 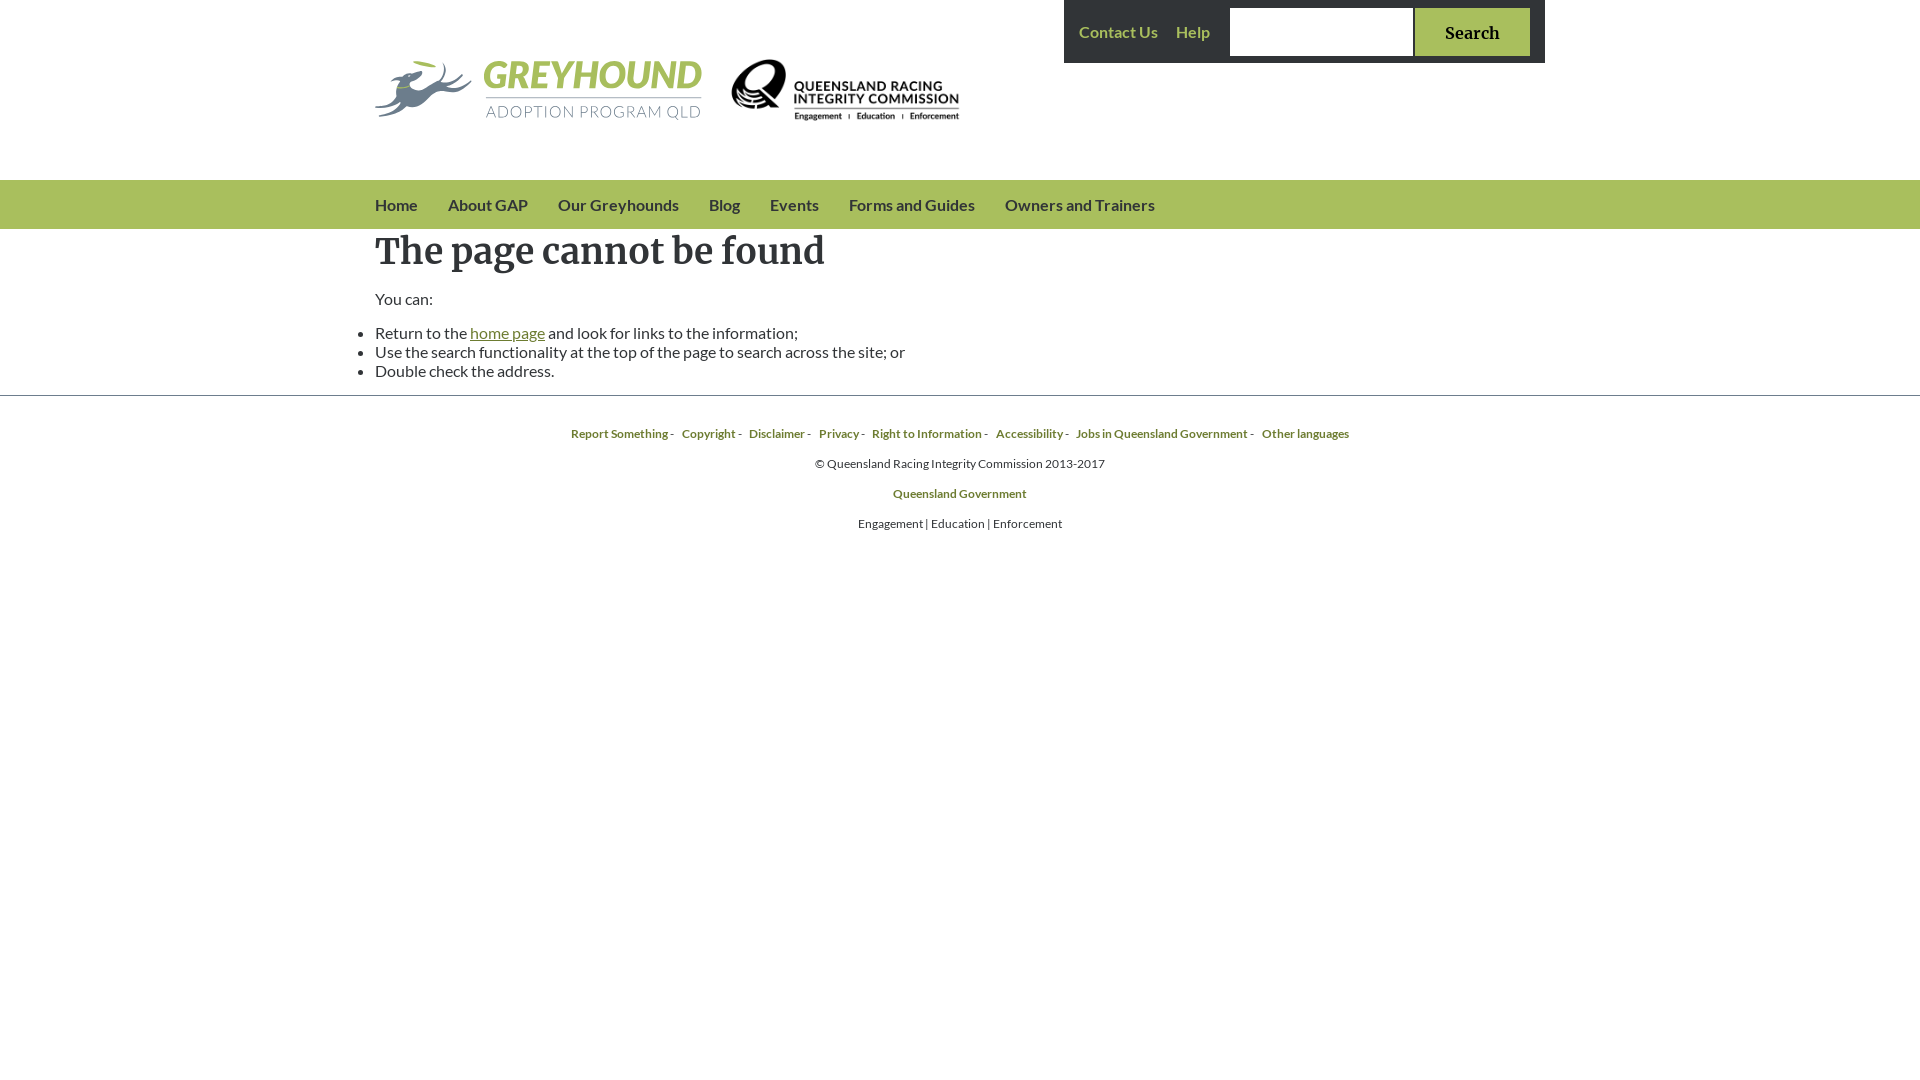 What do you see at coordinates (1161, 432) in the screenshot?
I see `'Jobs in Queensland Government'` at bounding box center [1161, 432].